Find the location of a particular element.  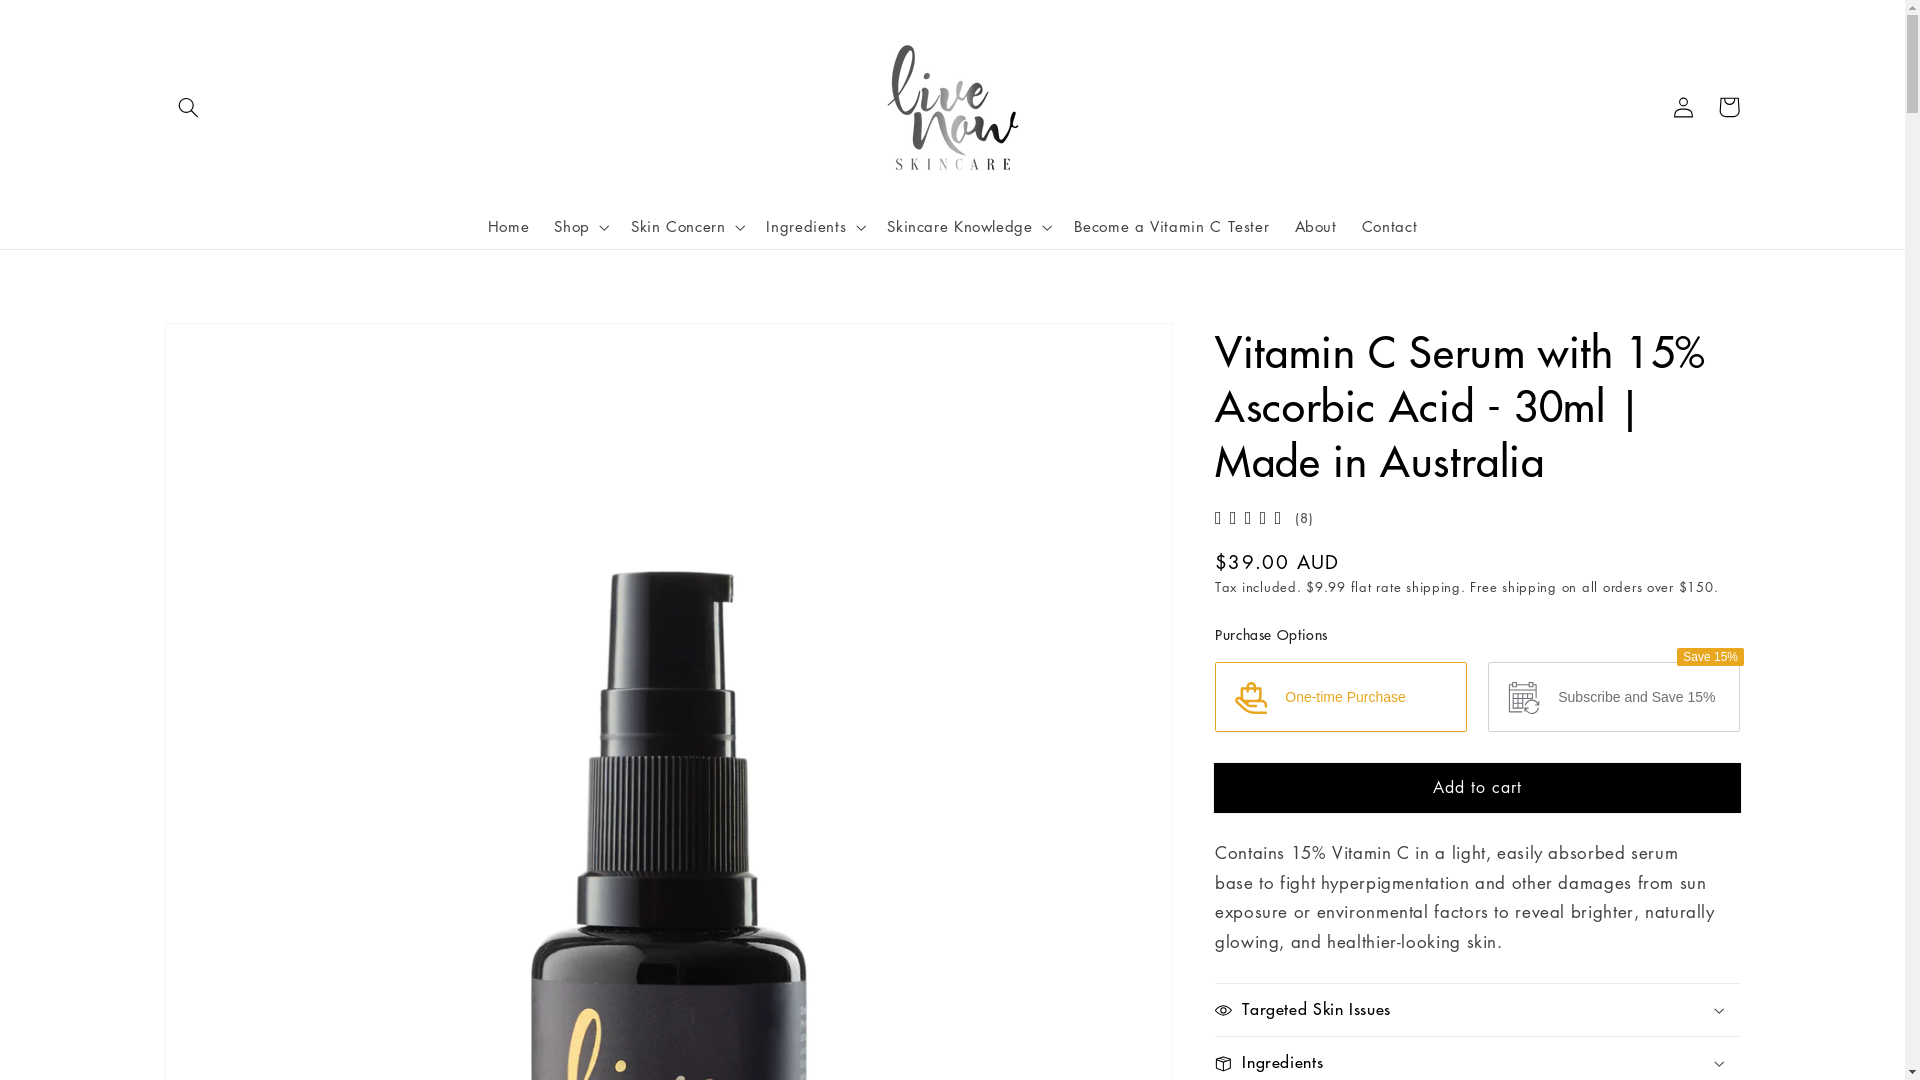

'Become a Vitamin C Tester' is located at coordinates (1171, 226).